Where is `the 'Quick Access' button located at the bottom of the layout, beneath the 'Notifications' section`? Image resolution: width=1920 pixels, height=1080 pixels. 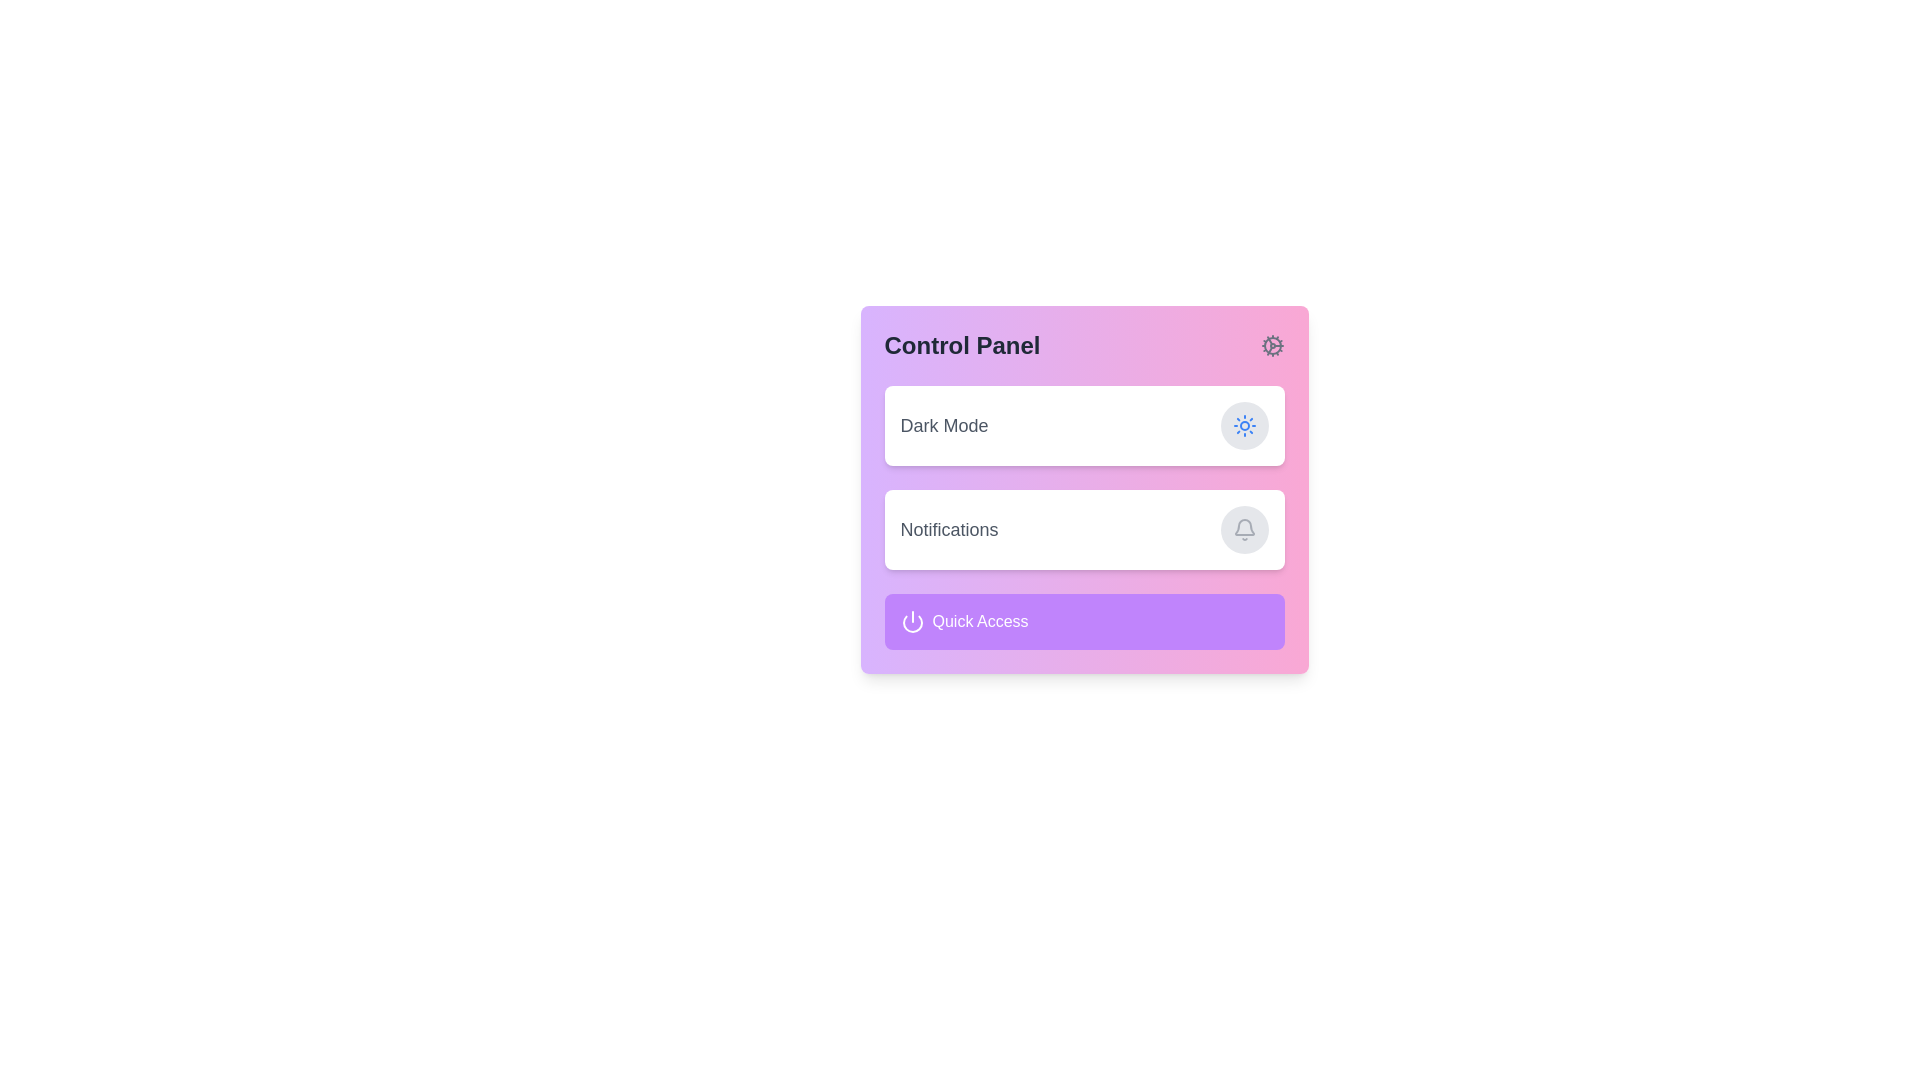
the 'Quick Access' button located at the bottom of the layout, beneath the 'Notifications' section is located at coordinates (1083, 620).